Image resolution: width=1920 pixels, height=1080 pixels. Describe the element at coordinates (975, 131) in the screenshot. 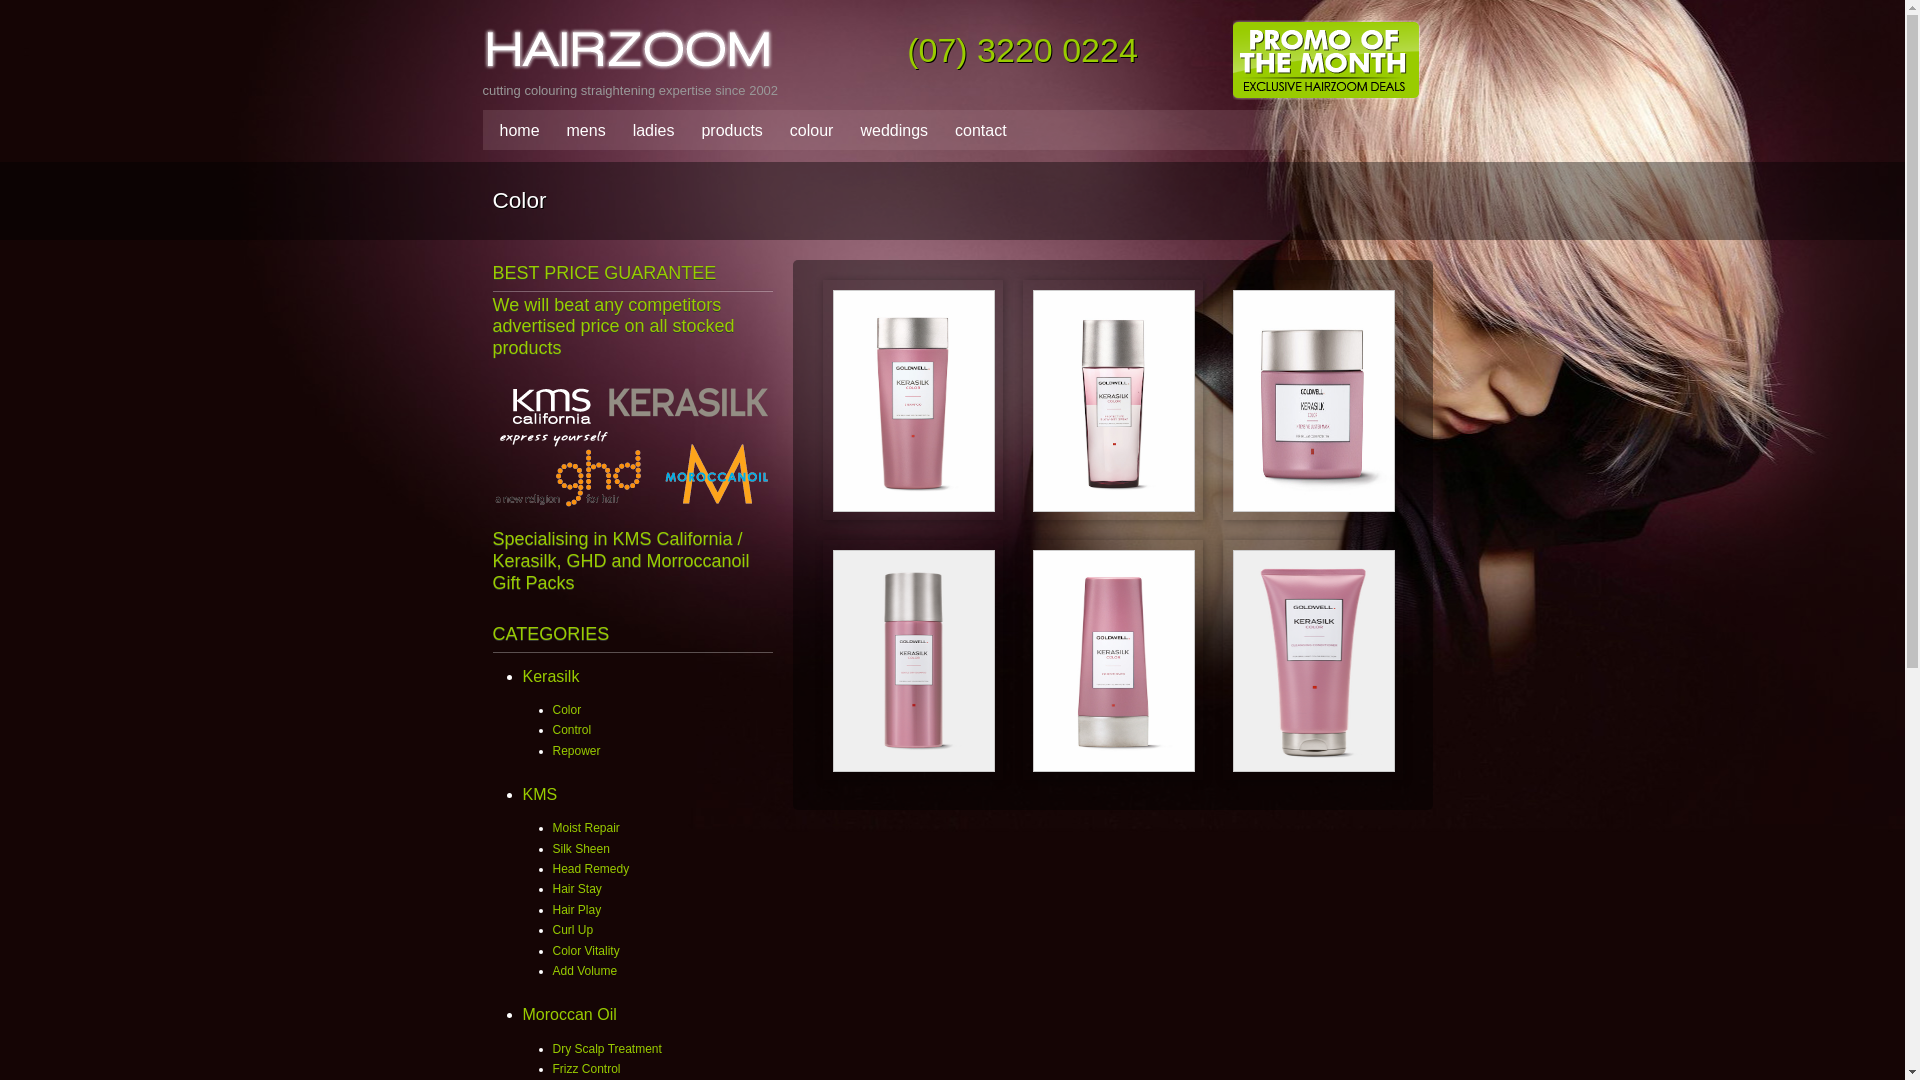

I see `'contact'` at that location.